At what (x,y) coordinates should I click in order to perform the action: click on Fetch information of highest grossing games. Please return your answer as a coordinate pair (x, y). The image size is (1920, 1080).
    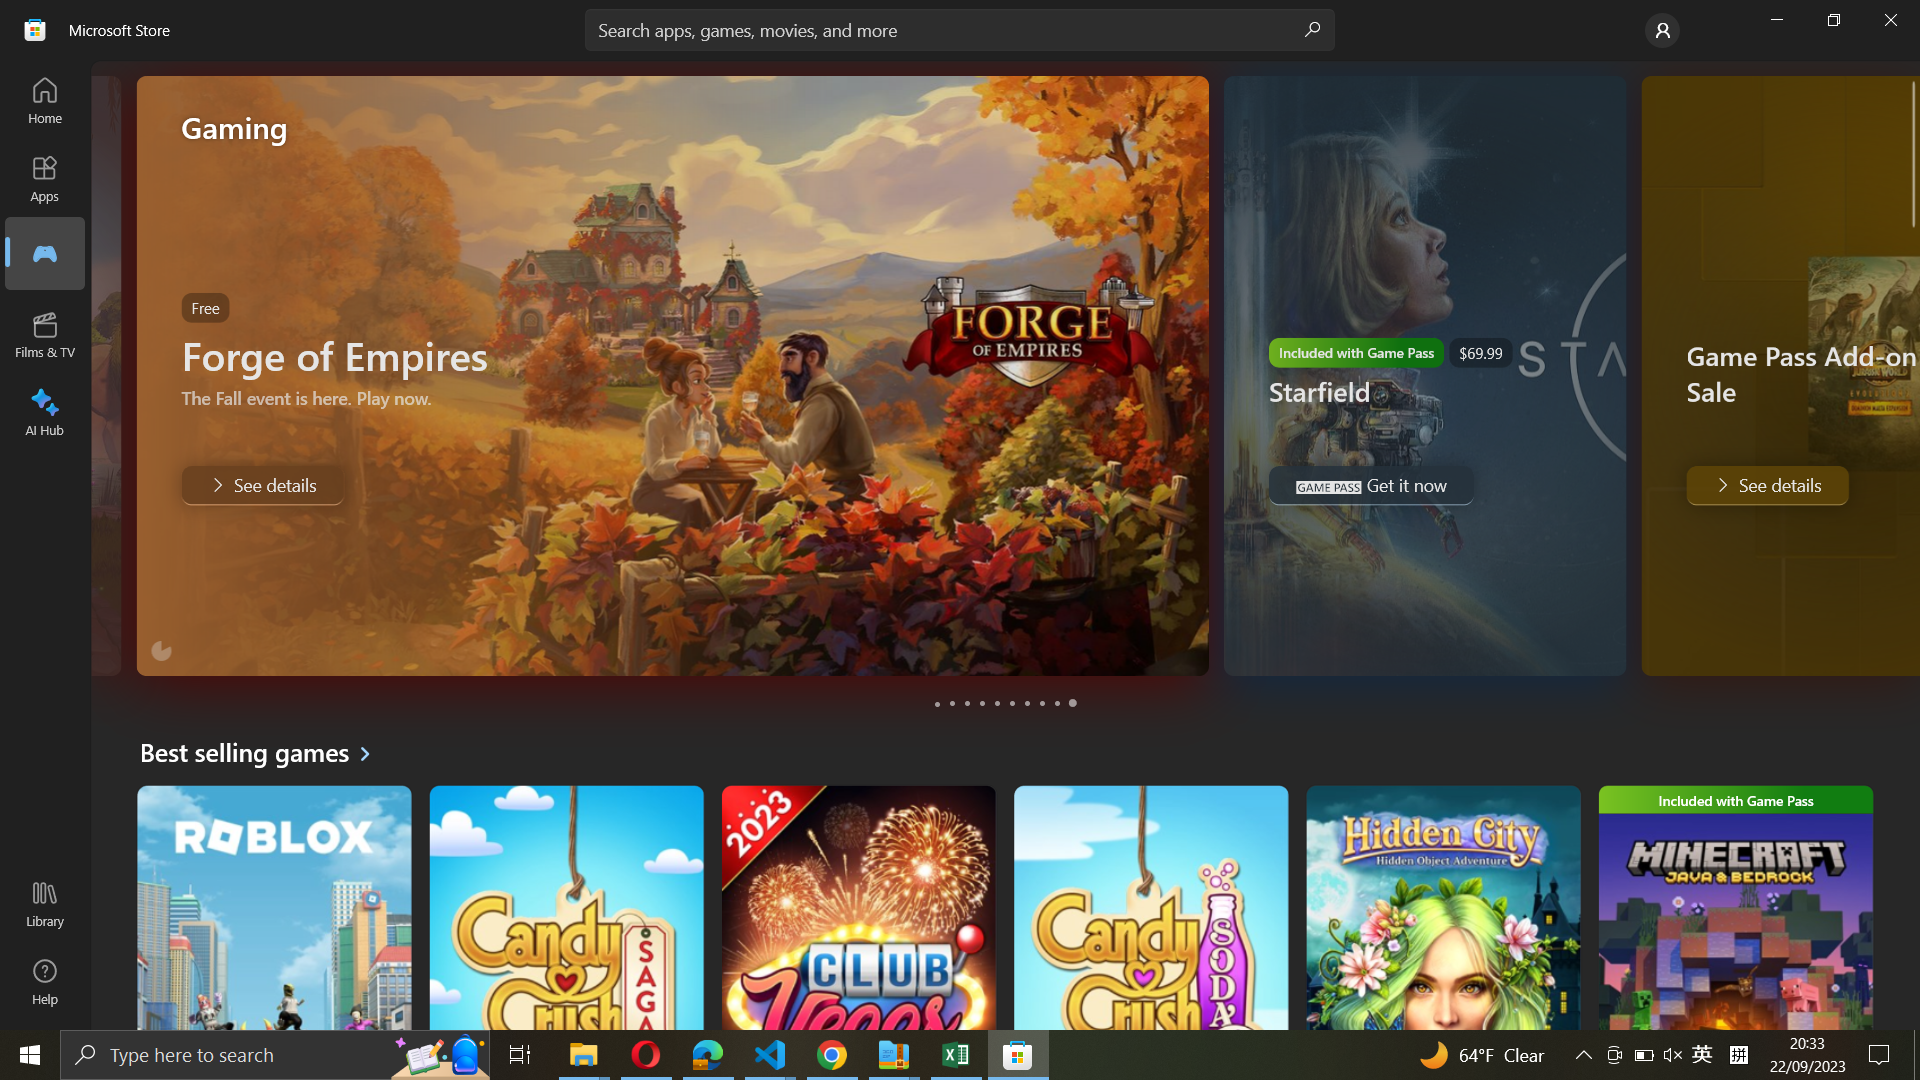
    Looking at the image, I should click on (262, 752).